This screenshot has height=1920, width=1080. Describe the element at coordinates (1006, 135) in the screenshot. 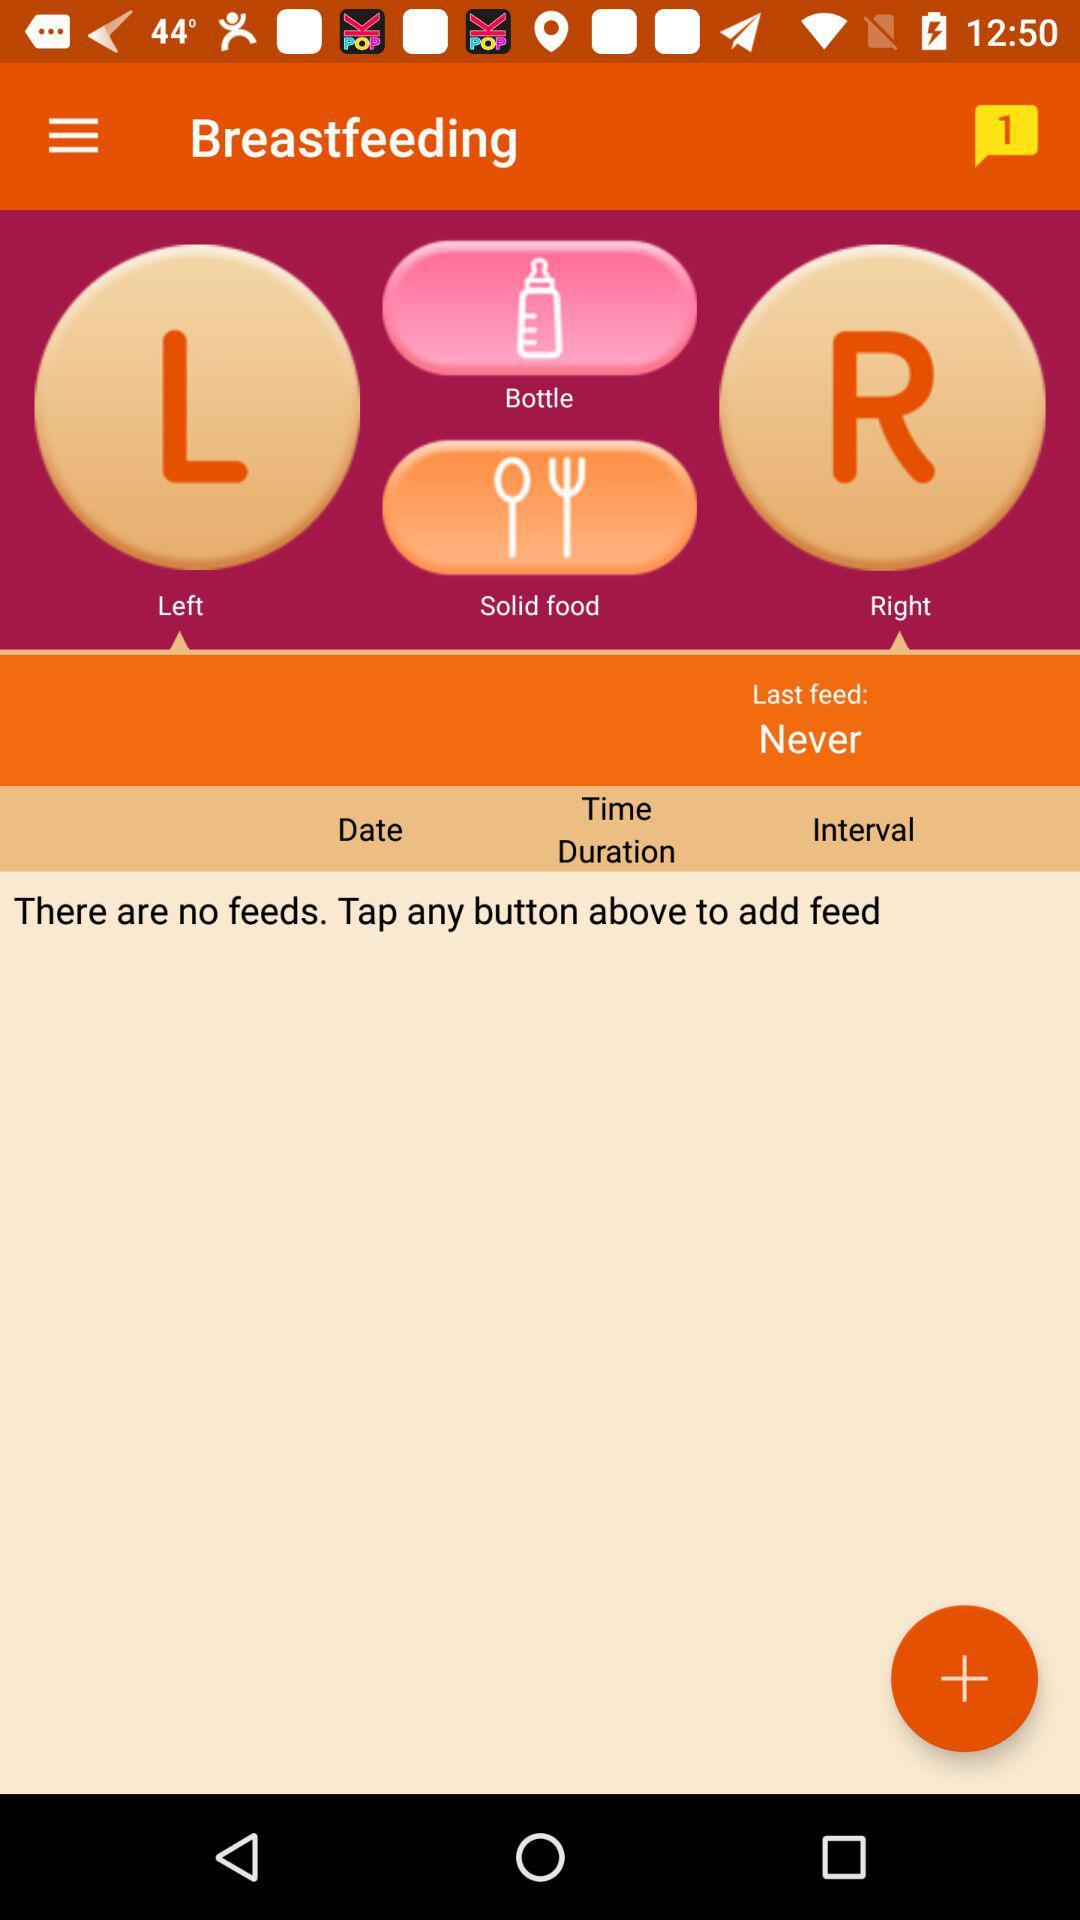

I see `icon next to breastfeeding` at that location.